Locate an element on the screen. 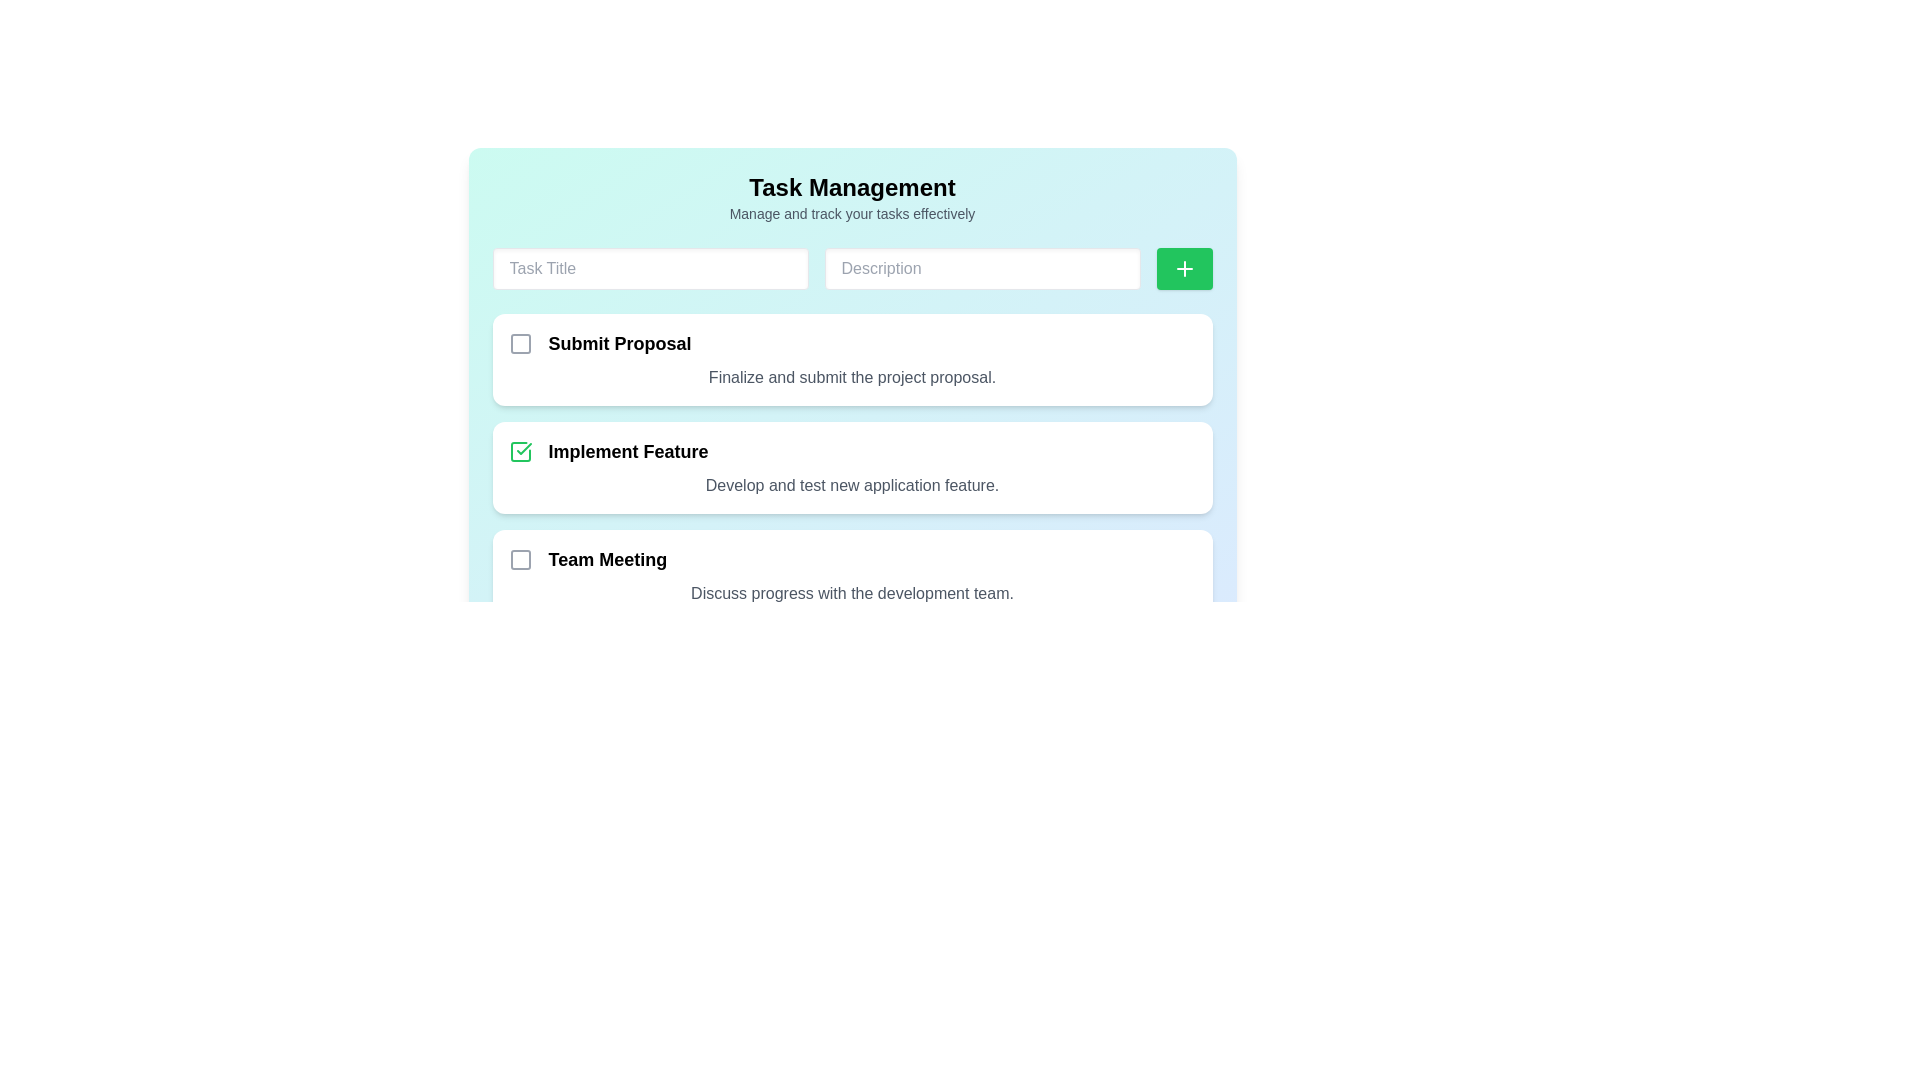  the second task card is located at coordinates (852, 467).